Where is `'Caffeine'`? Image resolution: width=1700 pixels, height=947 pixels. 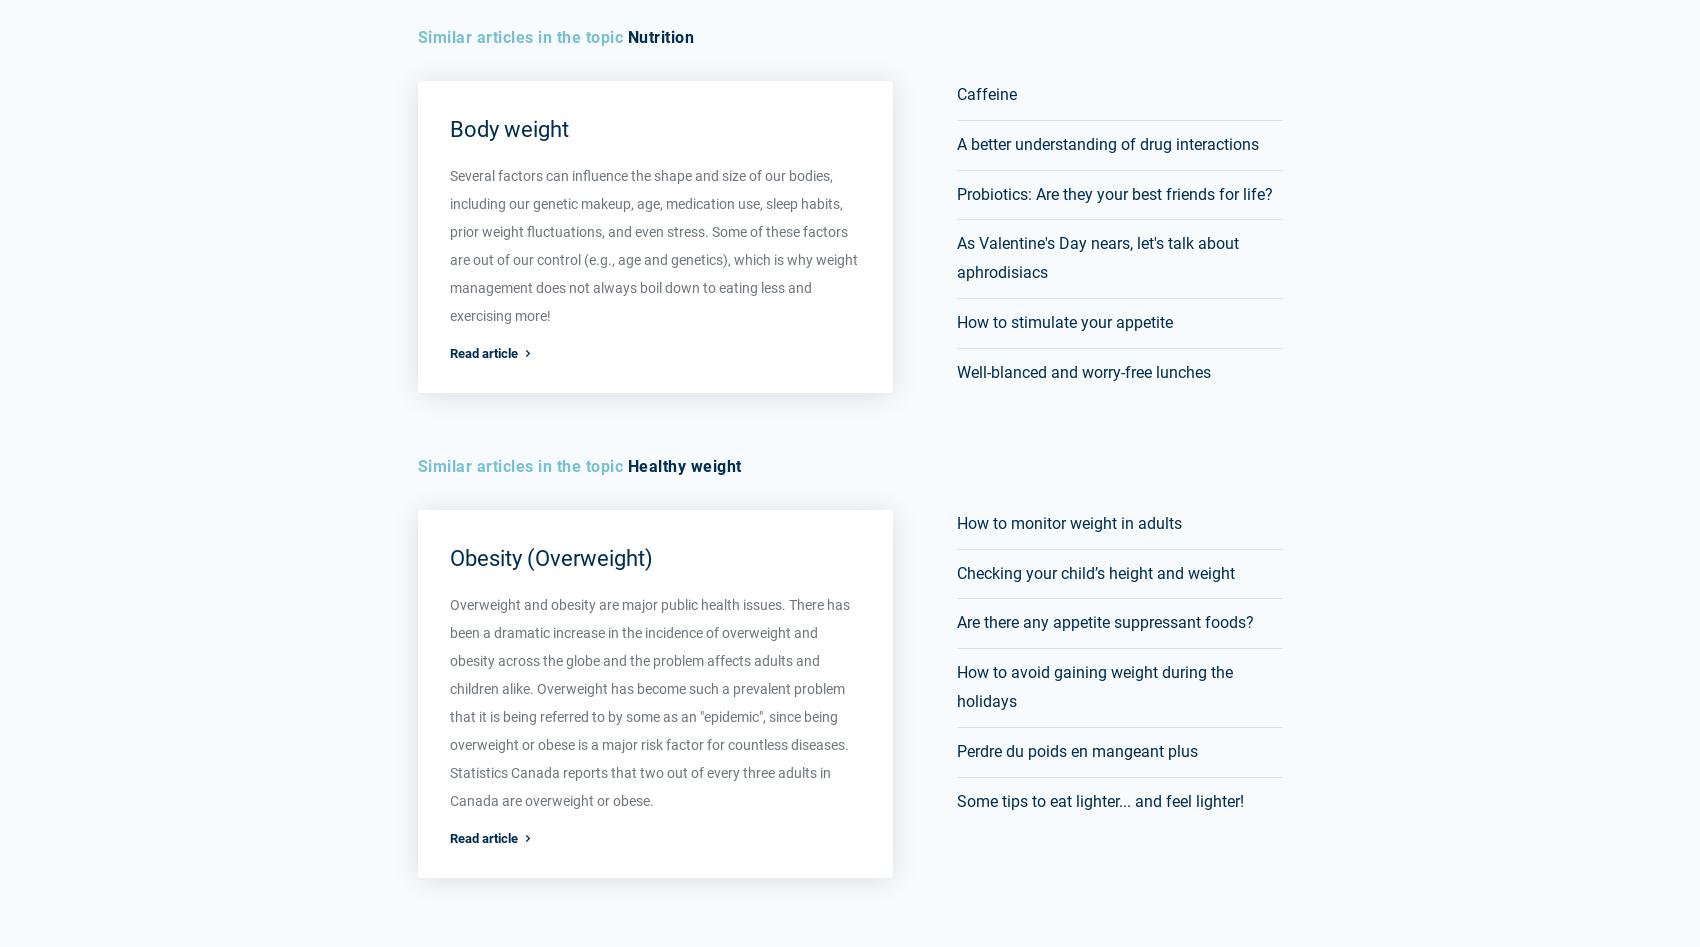 'Caffeine' is located at coordinates (984, 94).